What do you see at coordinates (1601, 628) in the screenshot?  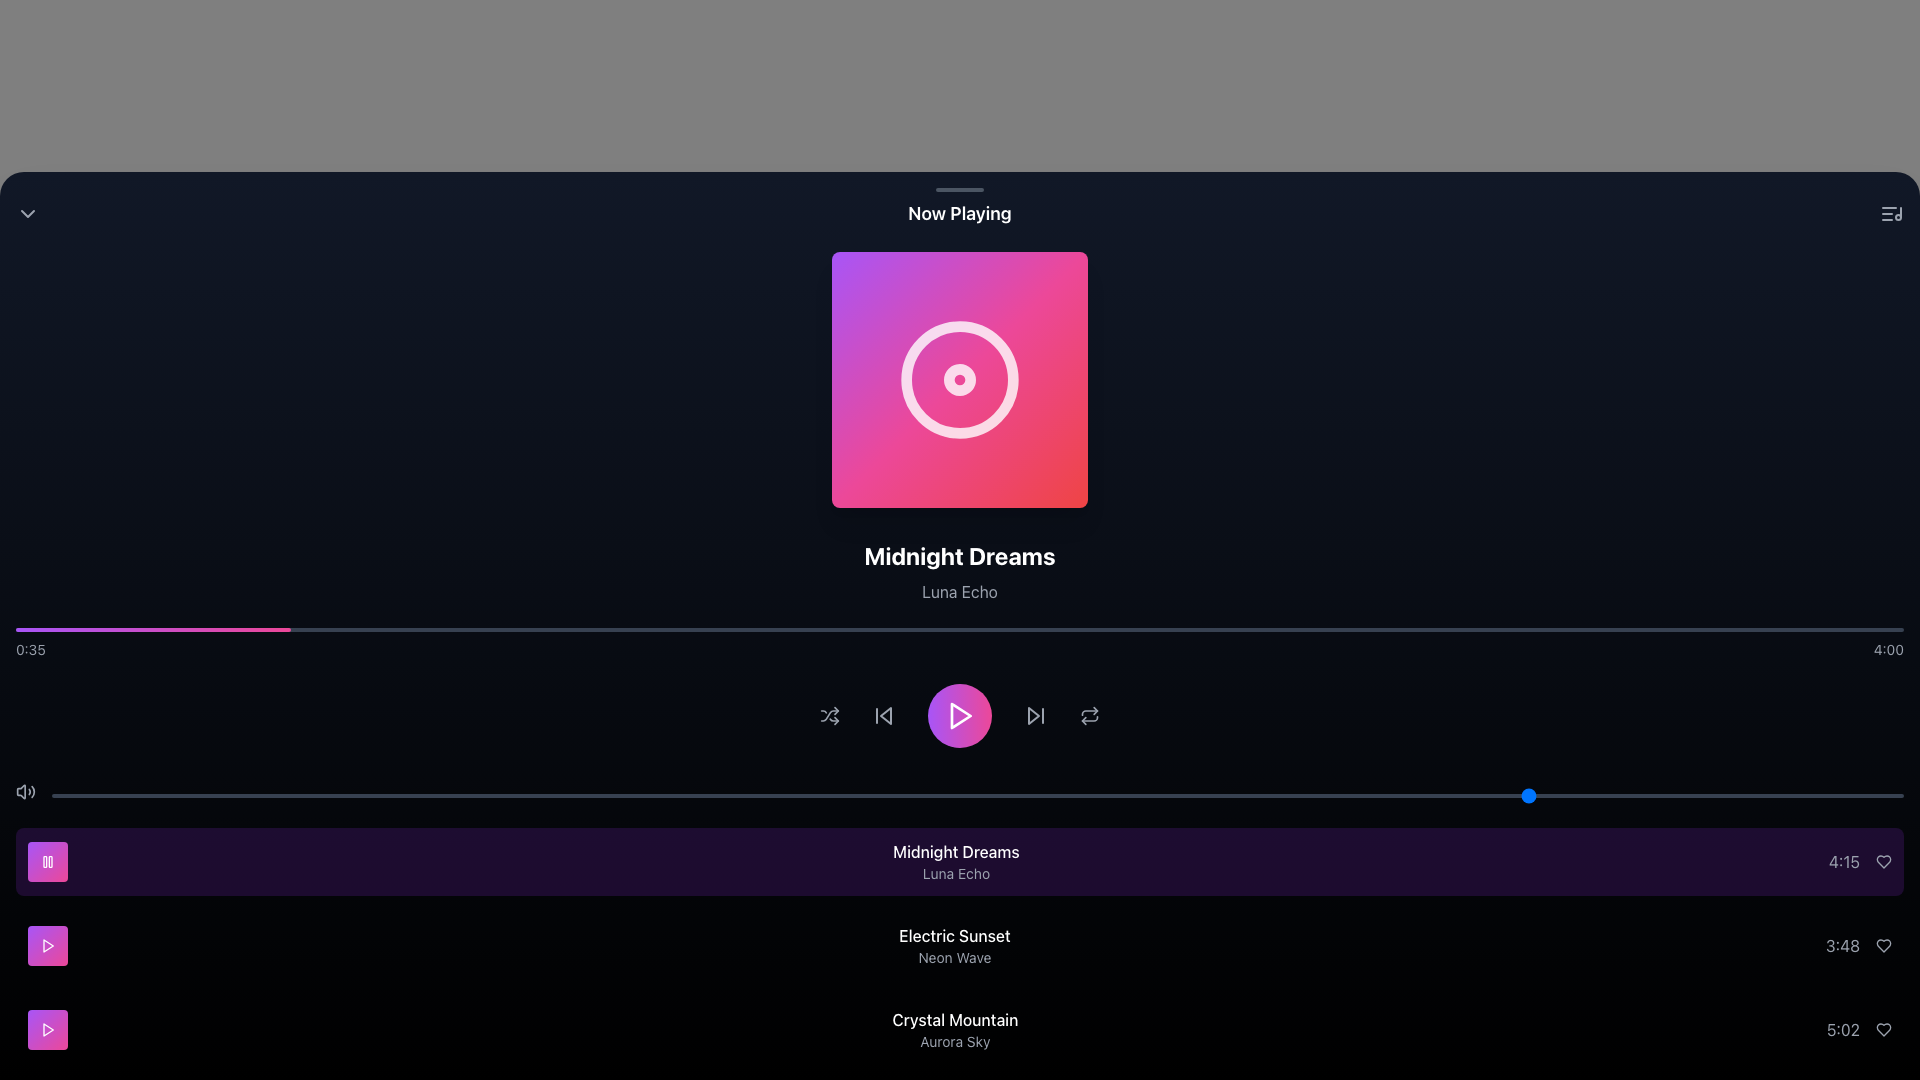 I see `the progress of the media` at bounding box center [1601, 628].